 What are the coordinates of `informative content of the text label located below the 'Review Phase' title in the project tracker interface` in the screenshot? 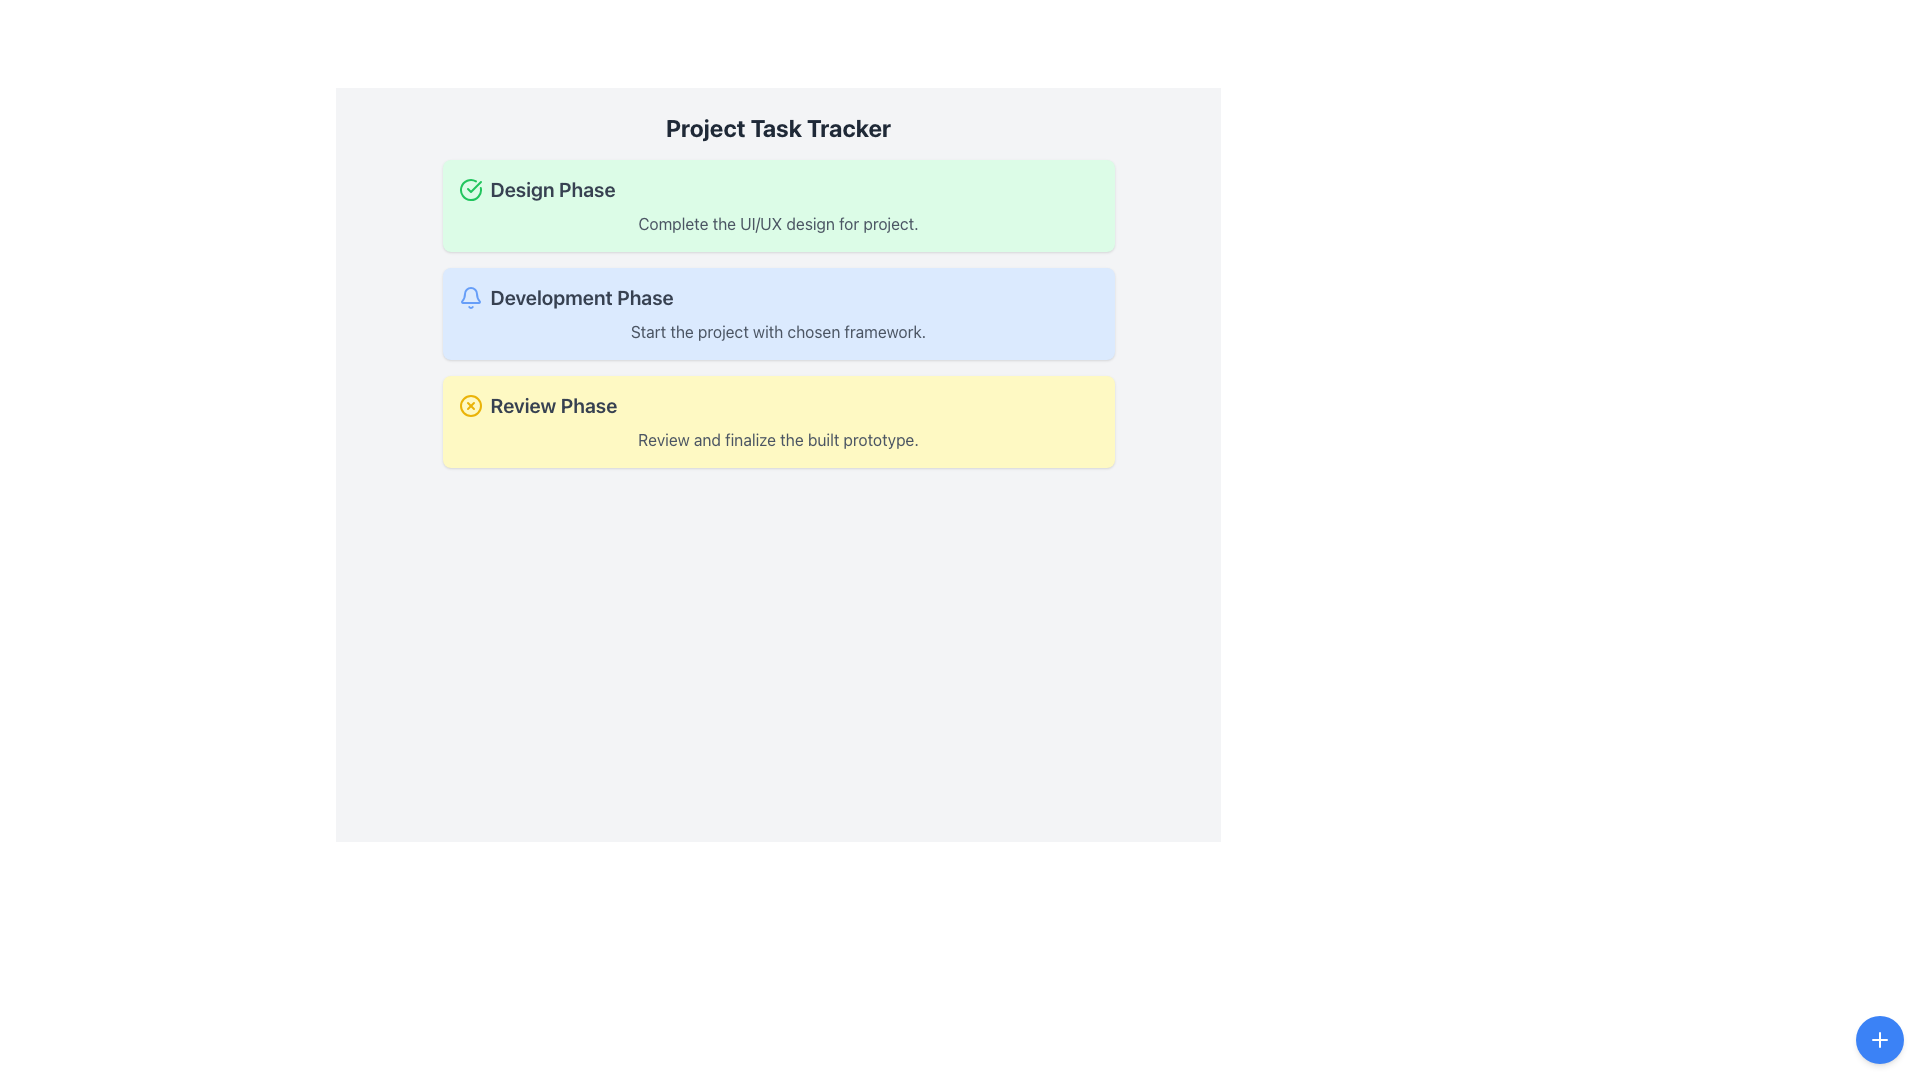 It's located at (777, 438).